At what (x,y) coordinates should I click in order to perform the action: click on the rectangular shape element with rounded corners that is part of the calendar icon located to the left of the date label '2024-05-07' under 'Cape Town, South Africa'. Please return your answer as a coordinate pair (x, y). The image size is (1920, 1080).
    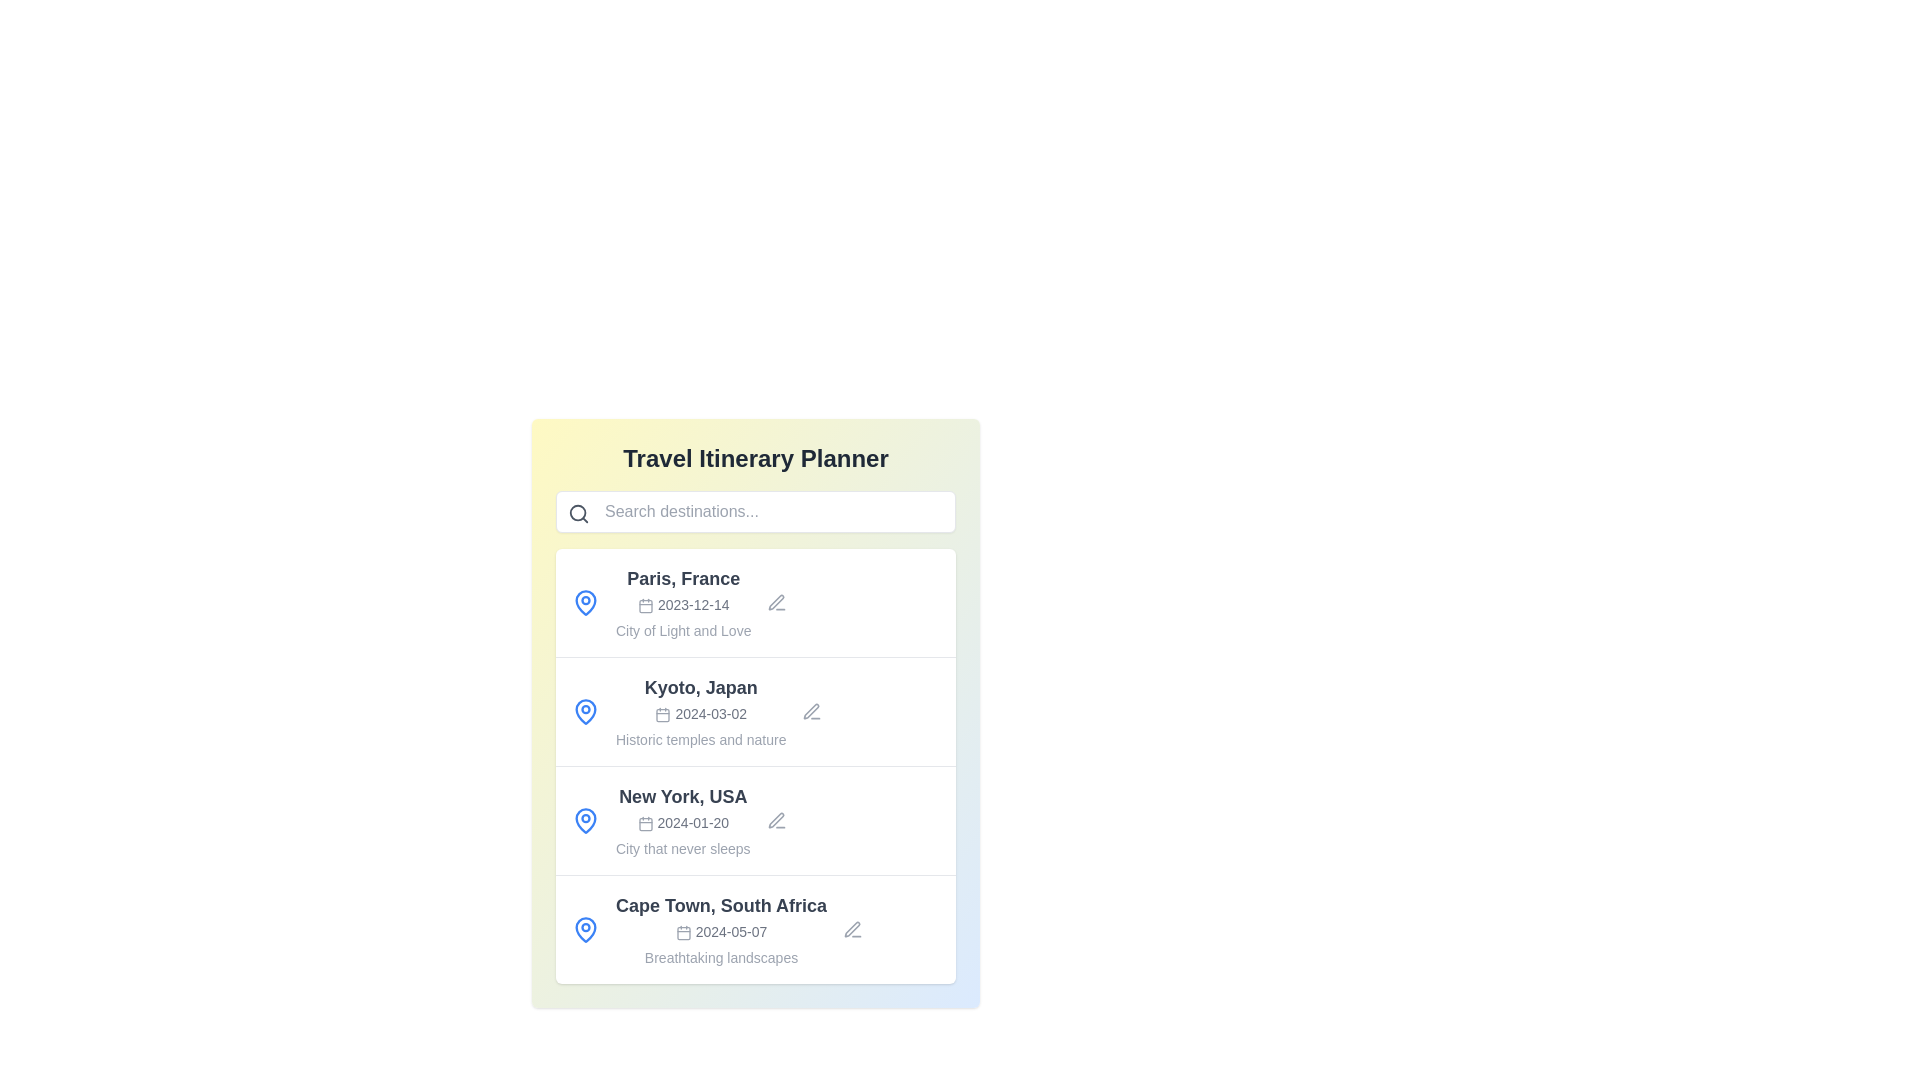
    Looking at the image, I should click on (683, 933).